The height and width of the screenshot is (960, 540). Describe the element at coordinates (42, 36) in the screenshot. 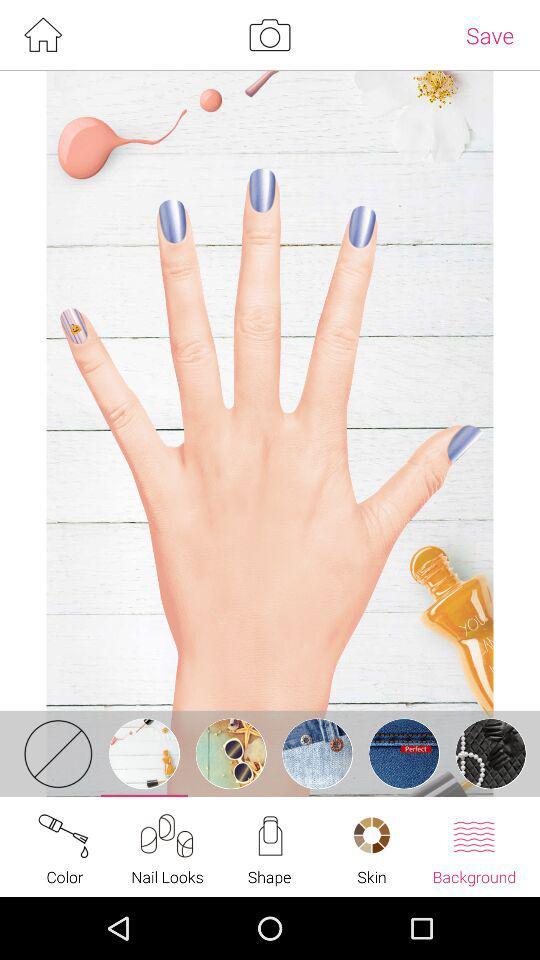

I see `the home icon` at that location.